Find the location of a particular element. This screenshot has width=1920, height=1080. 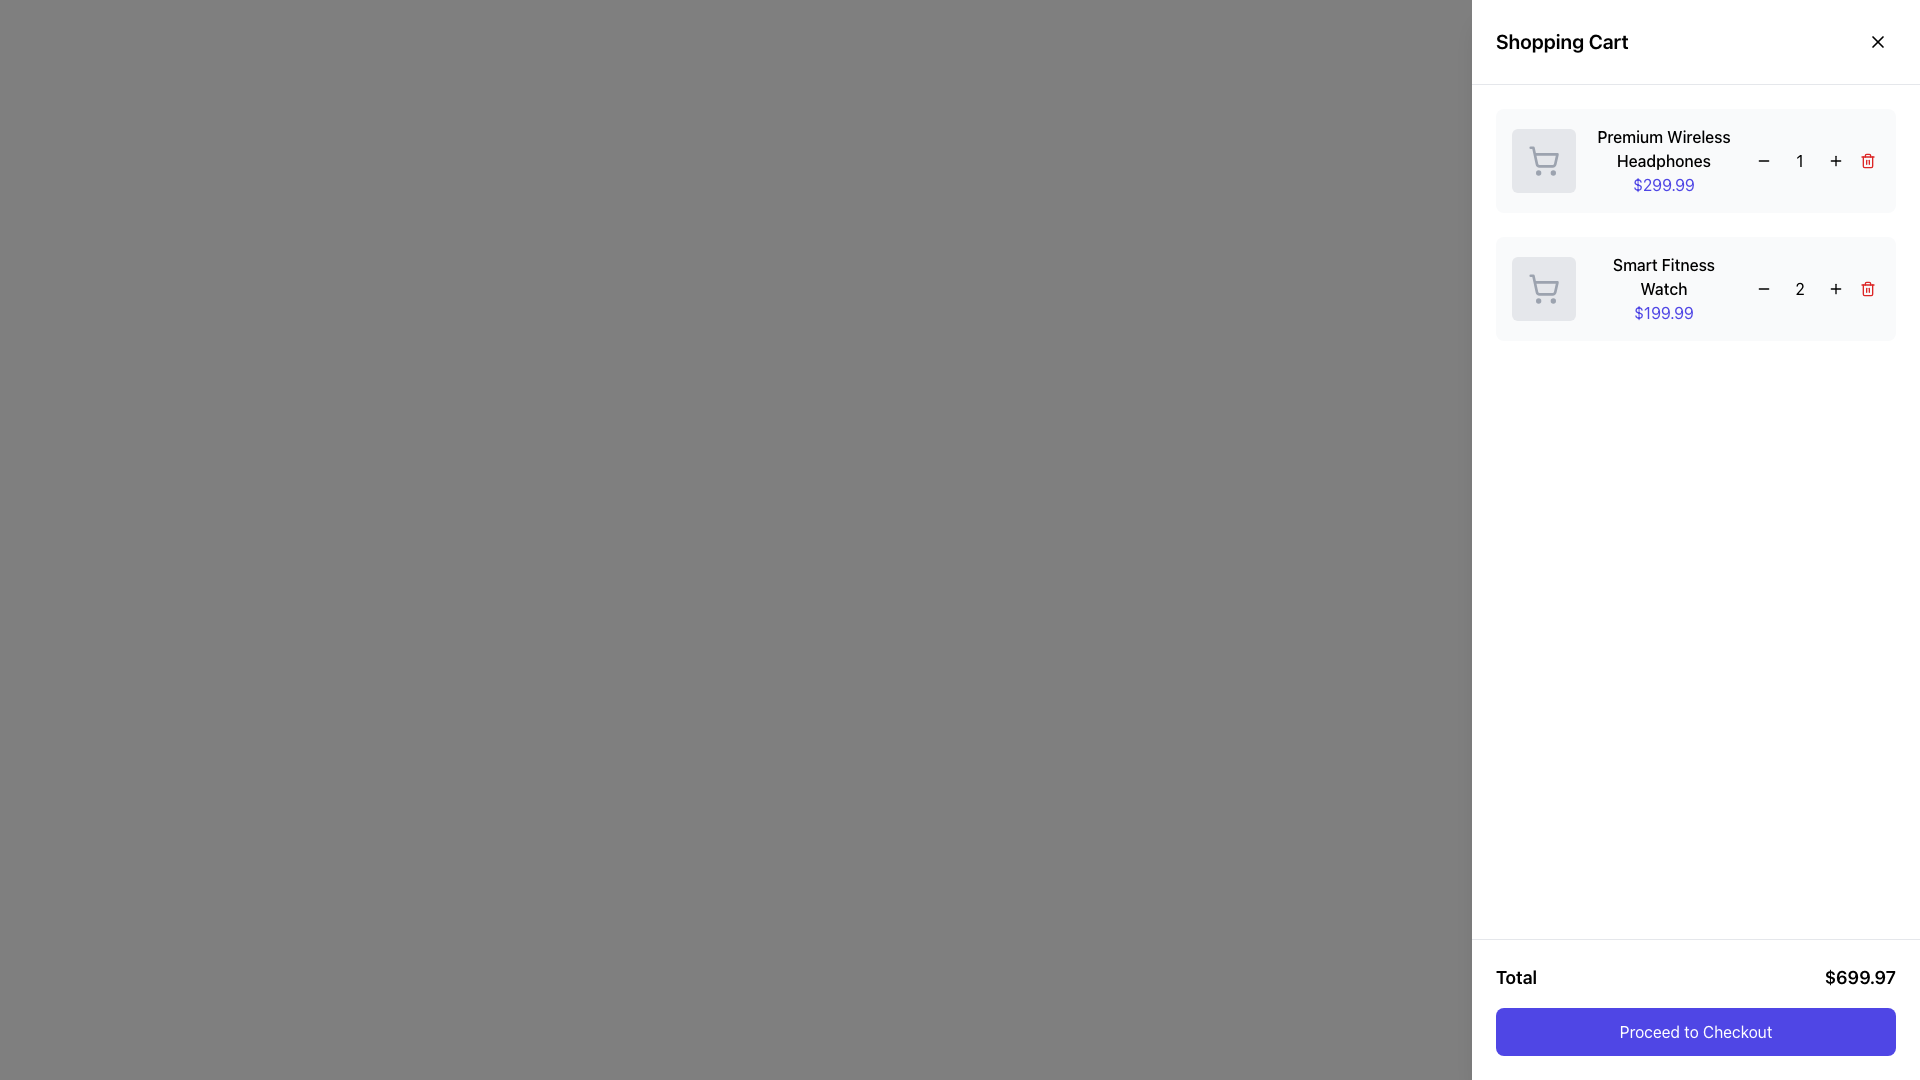

the 'X' icon button located at the top-right corner of the shopping cart interface is located at coordinates (1876, 42).